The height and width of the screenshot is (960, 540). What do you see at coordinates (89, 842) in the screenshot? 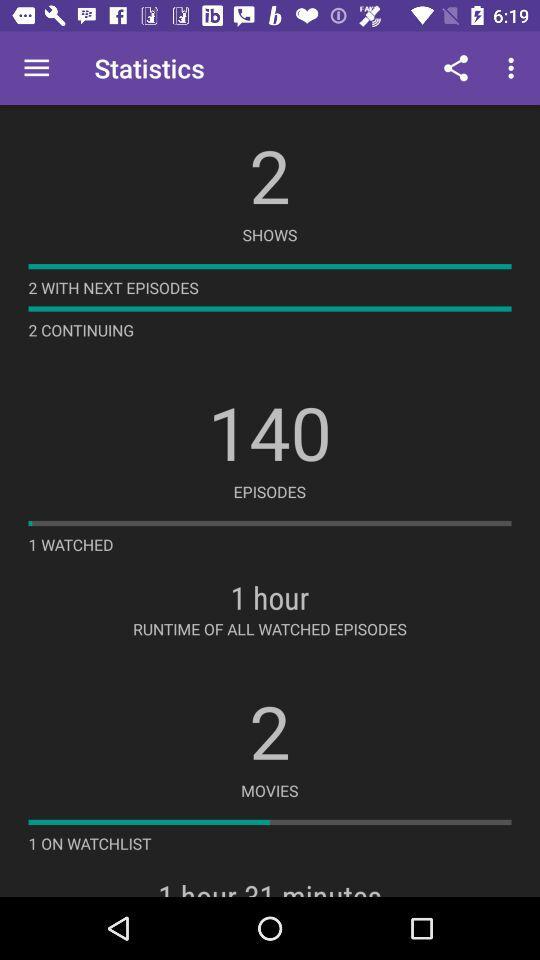
I see `the icon at the bottom left corner` at bounding box center [89, 842].